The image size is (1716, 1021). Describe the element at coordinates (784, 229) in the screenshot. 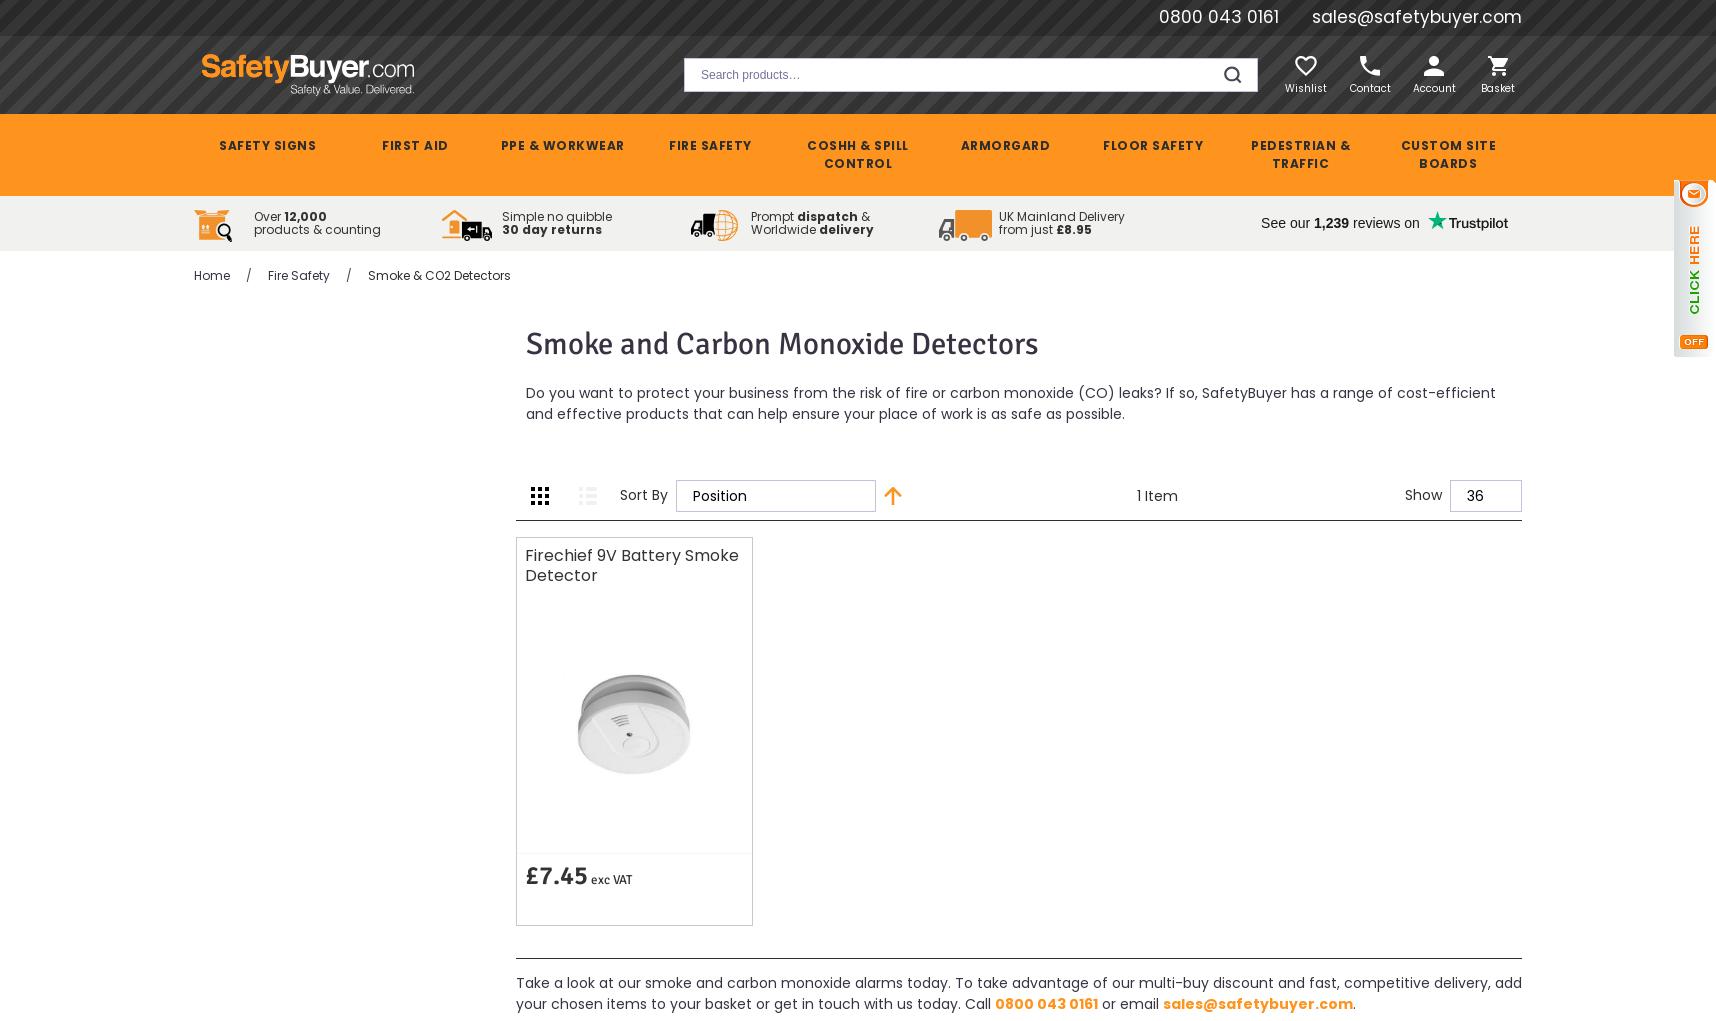

I see `'Worldwide'` at that location.